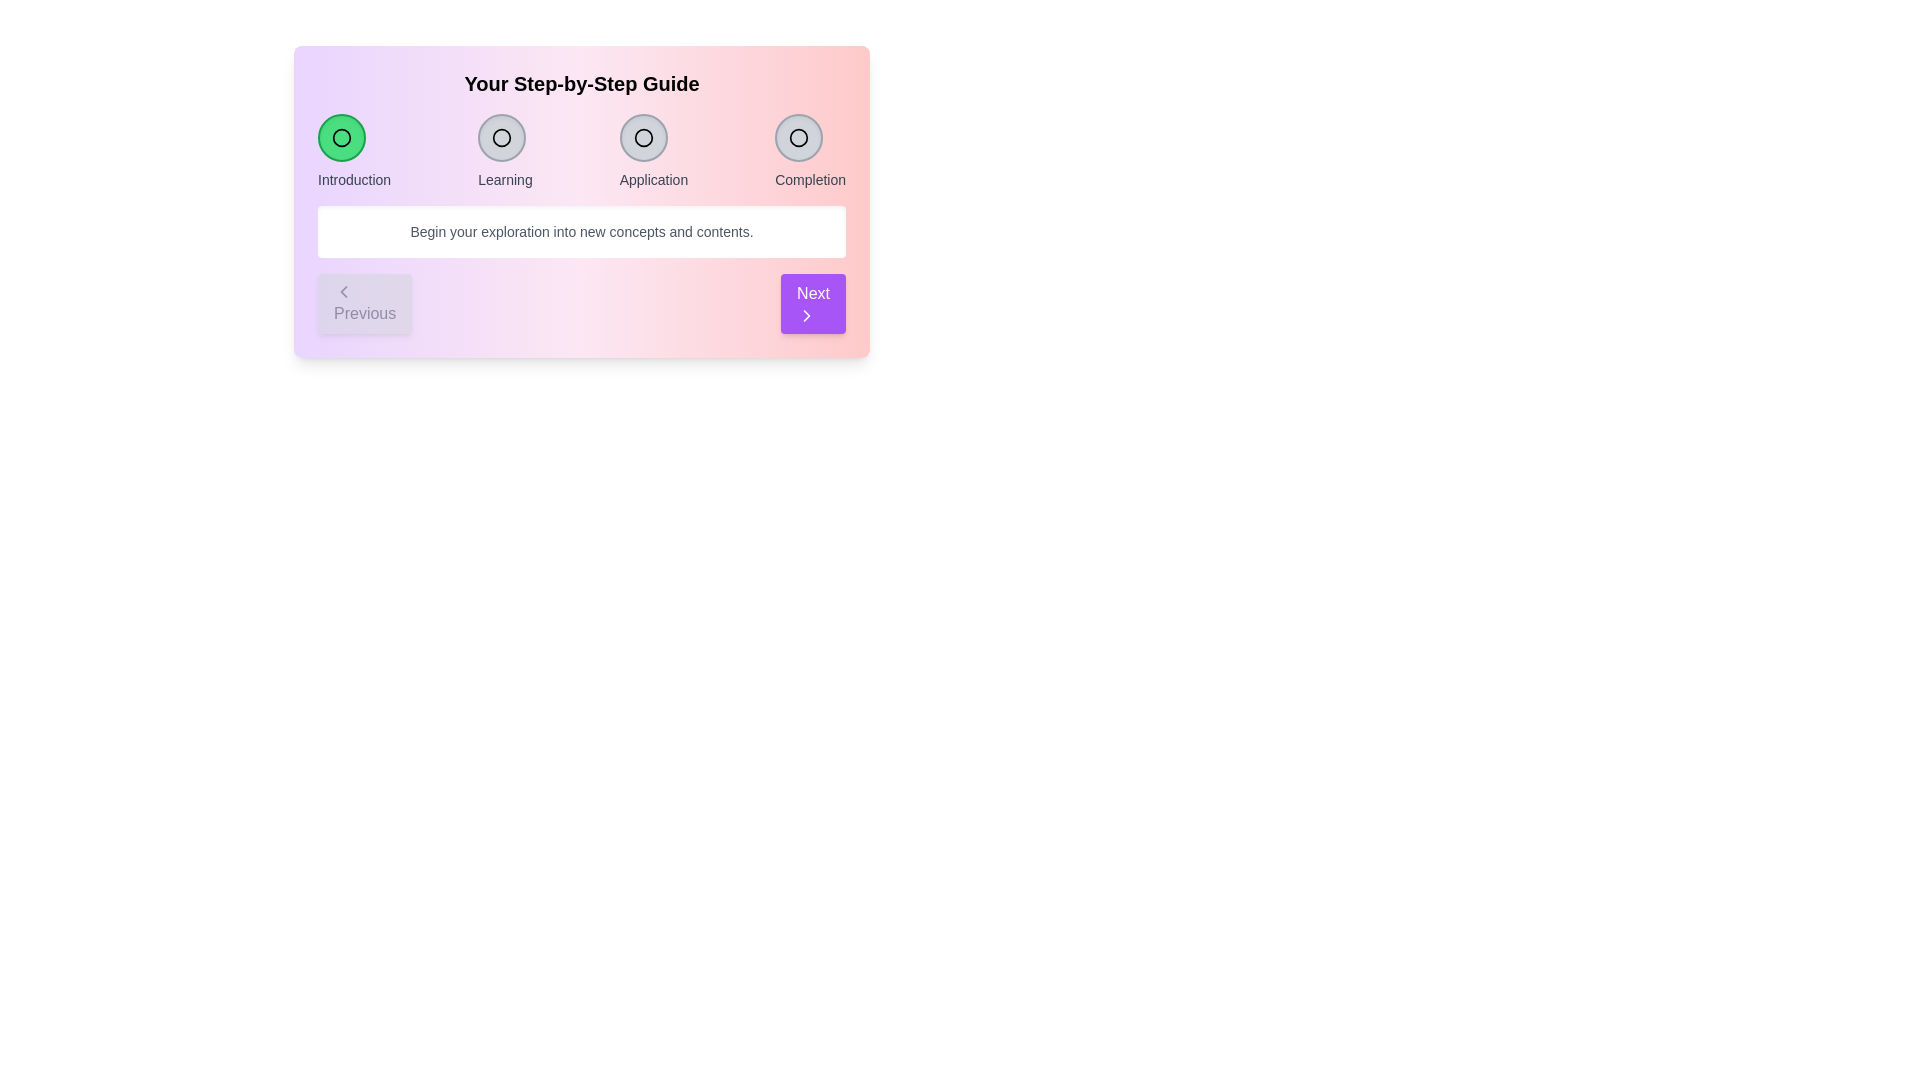 The image size is (1920, 1080). Describe the element at coordinates (505, 180) in the screenshot. I see `the descriptive Text label for the second step in the user's step-by-step guide, located beneath an icon in the center of the second step of a horizontally oriented progress guide` at that location.